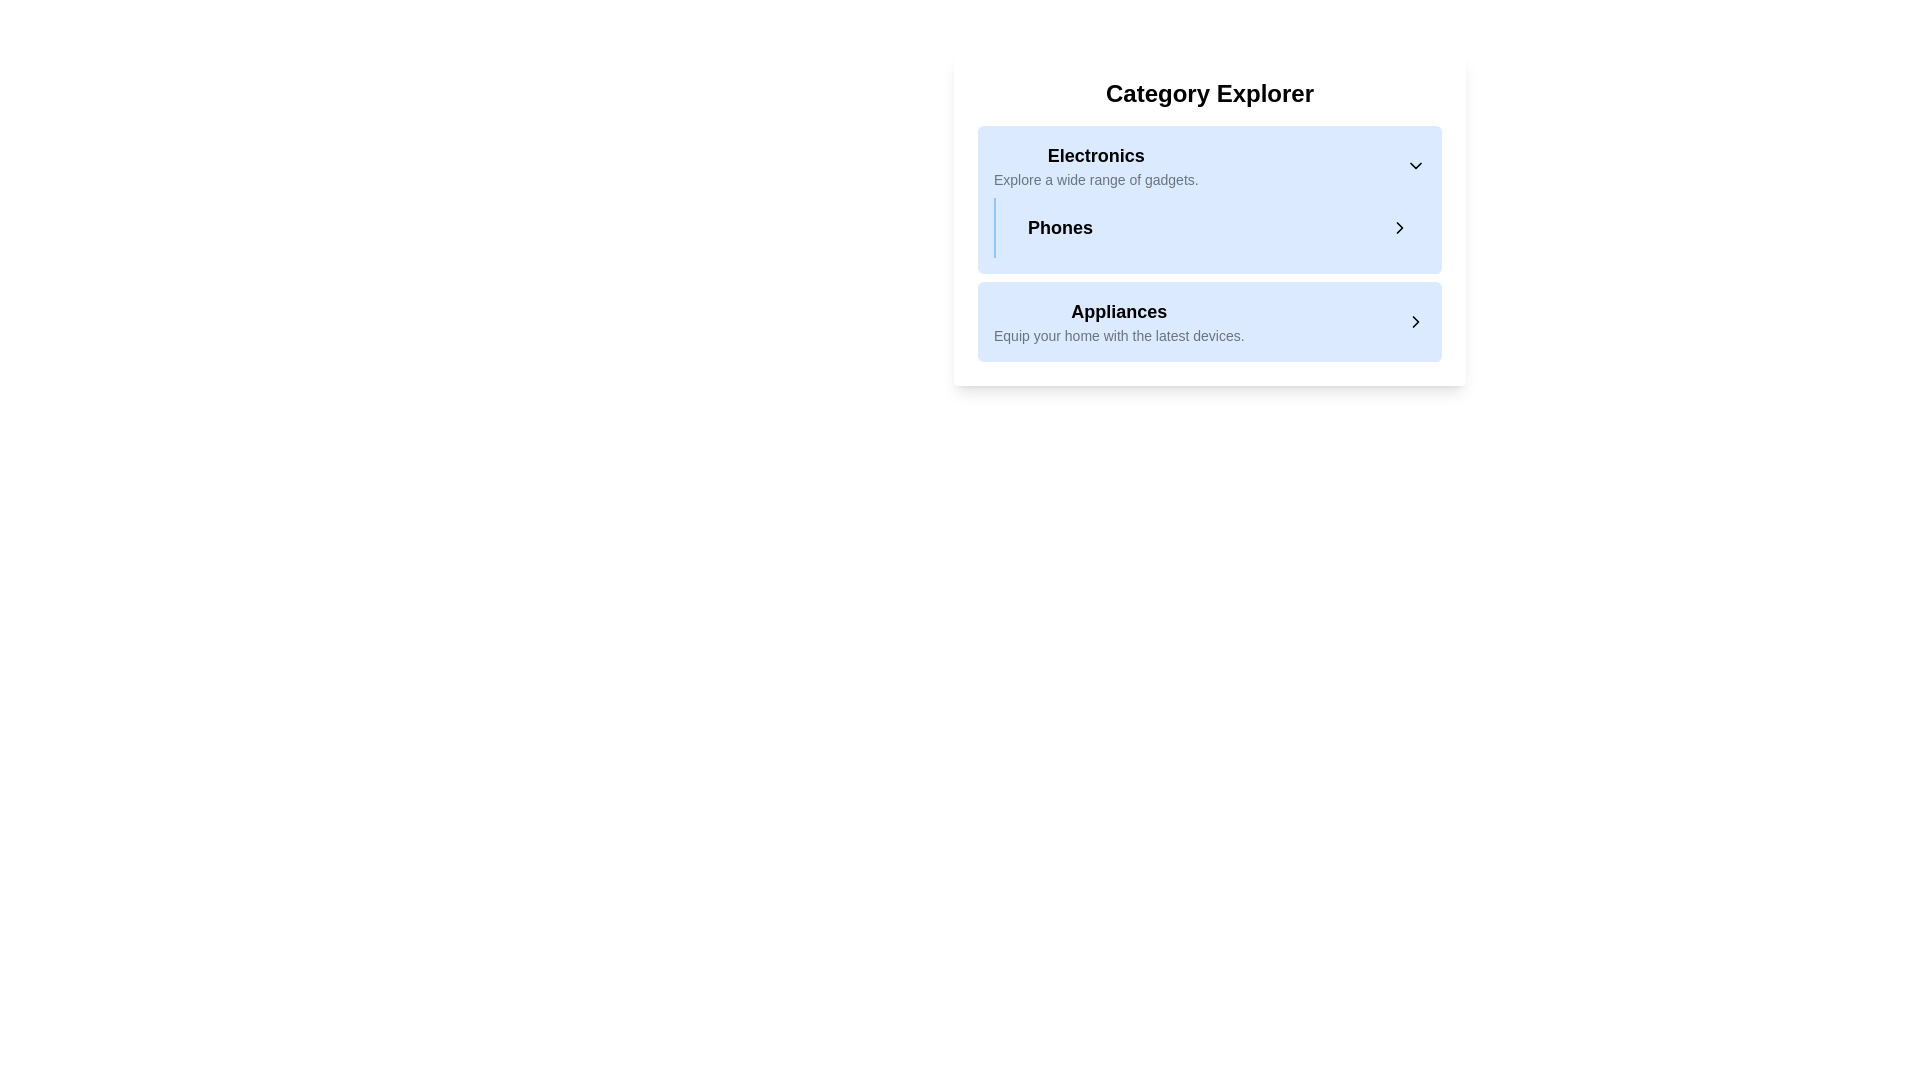 The height and width of the screenshot is (1080, 1920). I want to click on the header text component labeled 'Appliances' which serves as a category title in the 'Category Explorer' section, so click(1118, 312).